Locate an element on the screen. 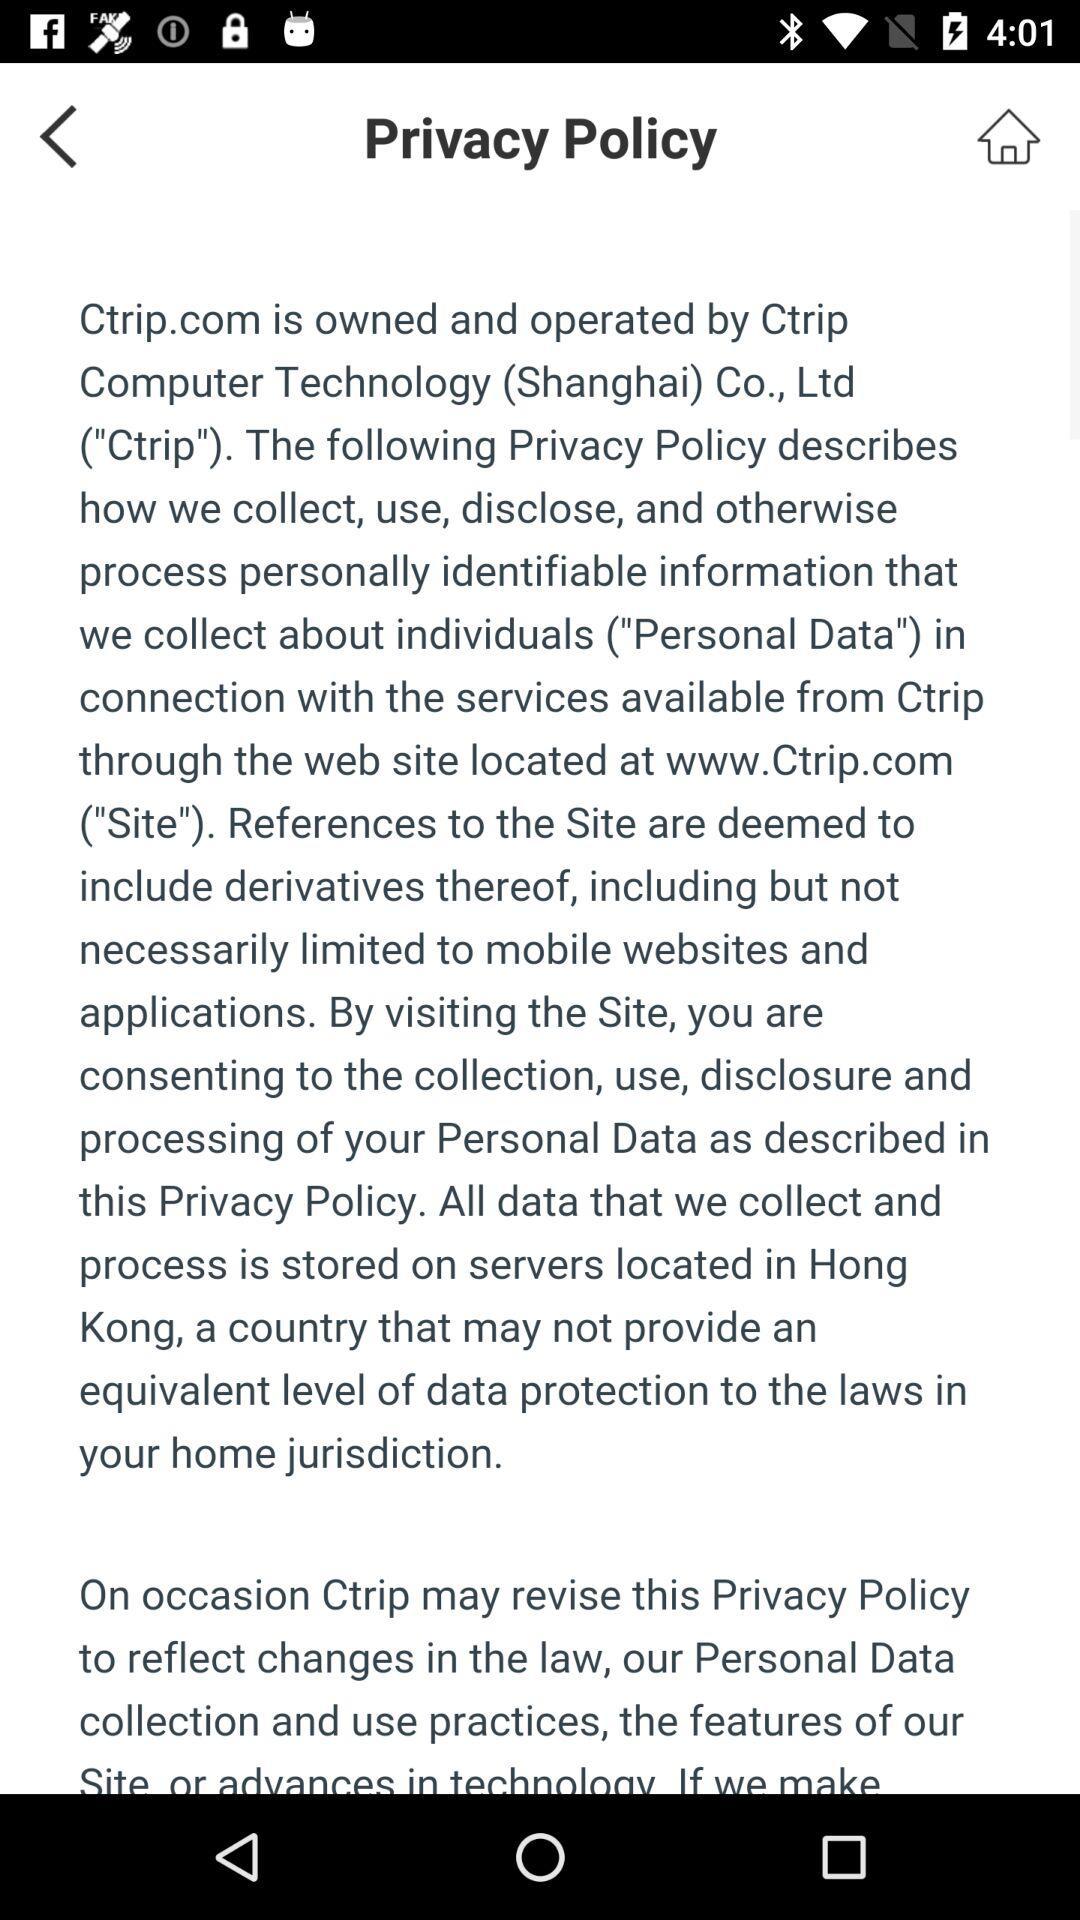 The height and width of the screenshot is (1920, 1080). home button is located at coordinates (1008, 135).